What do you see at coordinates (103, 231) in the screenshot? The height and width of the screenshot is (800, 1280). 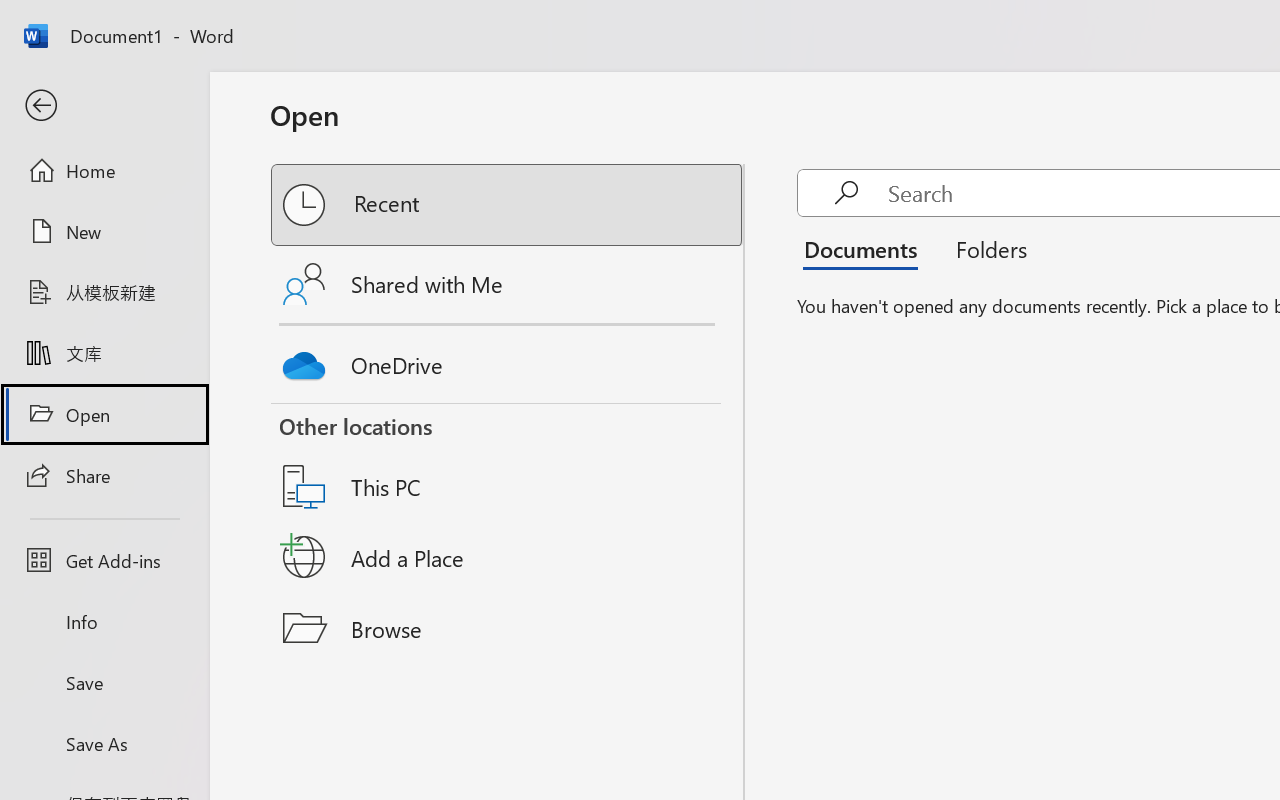 I see `'New'` at bounding box center [103, 231].